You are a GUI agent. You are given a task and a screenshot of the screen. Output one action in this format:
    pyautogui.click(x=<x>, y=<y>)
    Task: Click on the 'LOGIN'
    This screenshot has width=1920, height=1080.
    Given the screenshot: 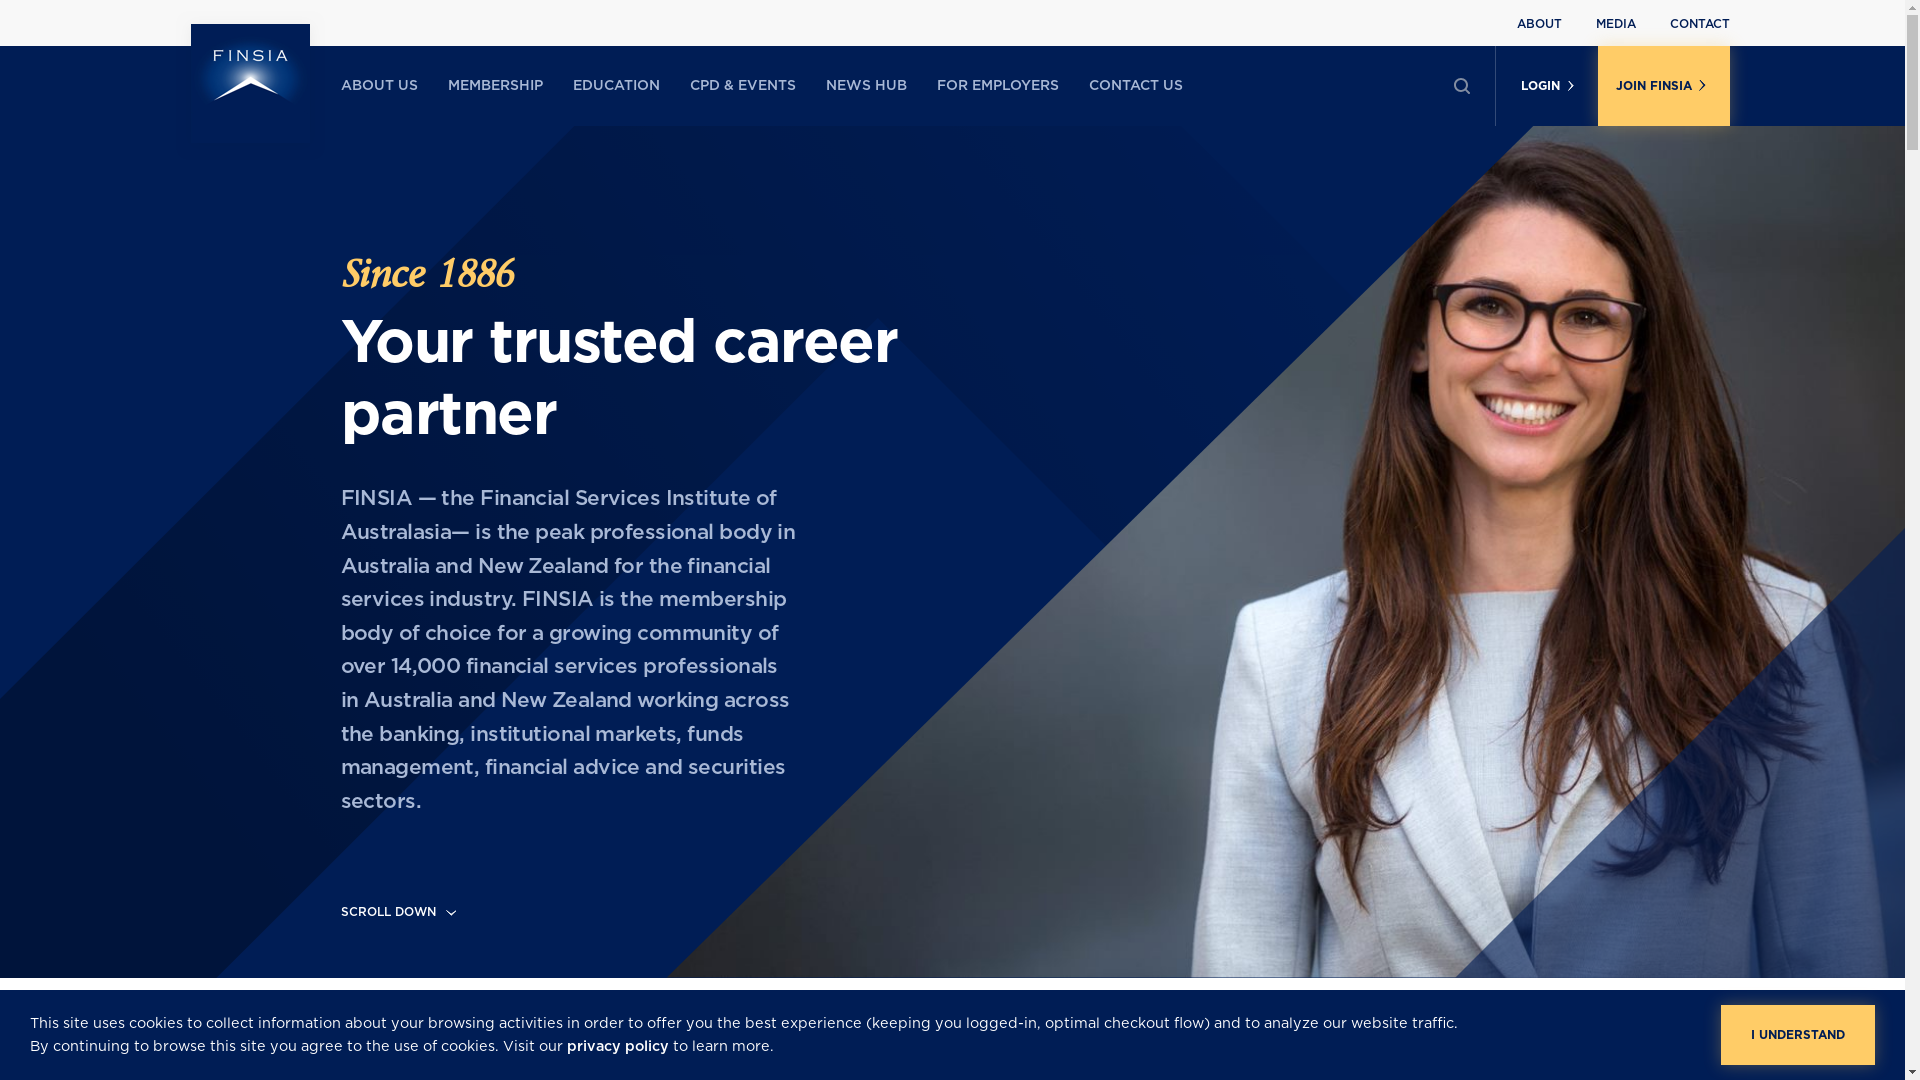 What is the action you would take?
    pyautogui.click(x=1544, y=84)
    